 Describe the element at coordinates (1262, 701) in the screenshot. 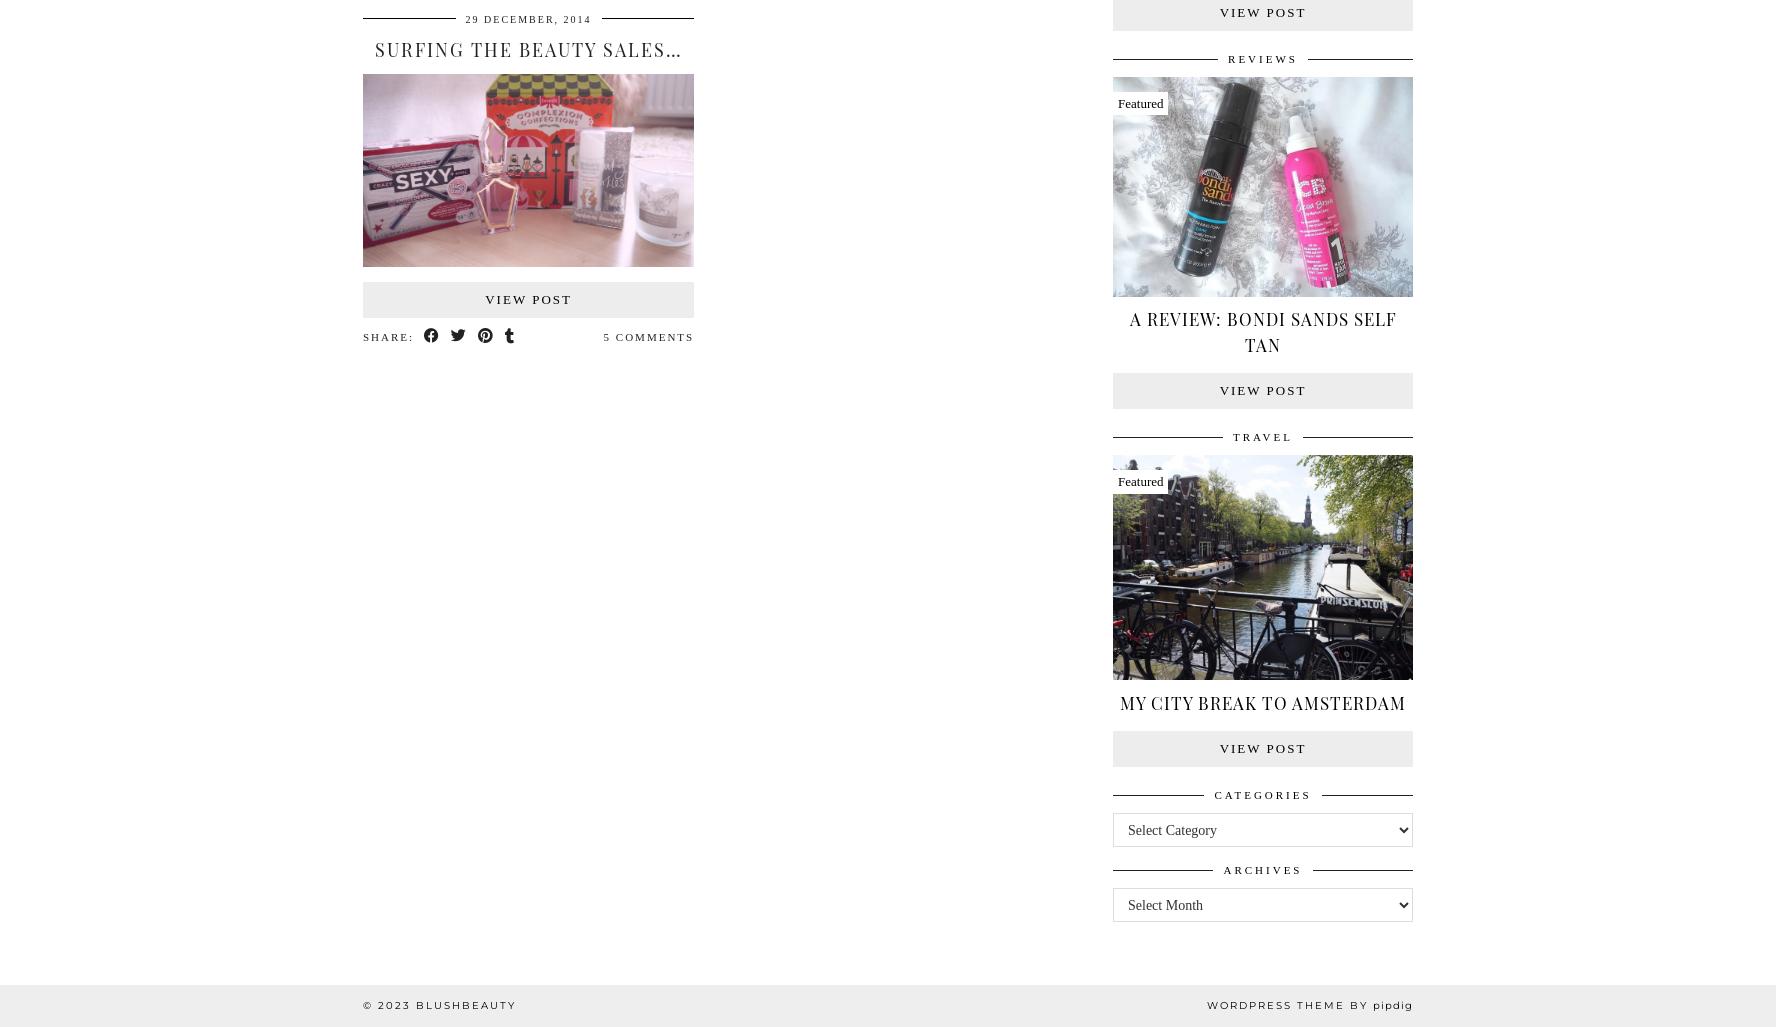

I see `'My City Break to Amsterdam'` at that location.